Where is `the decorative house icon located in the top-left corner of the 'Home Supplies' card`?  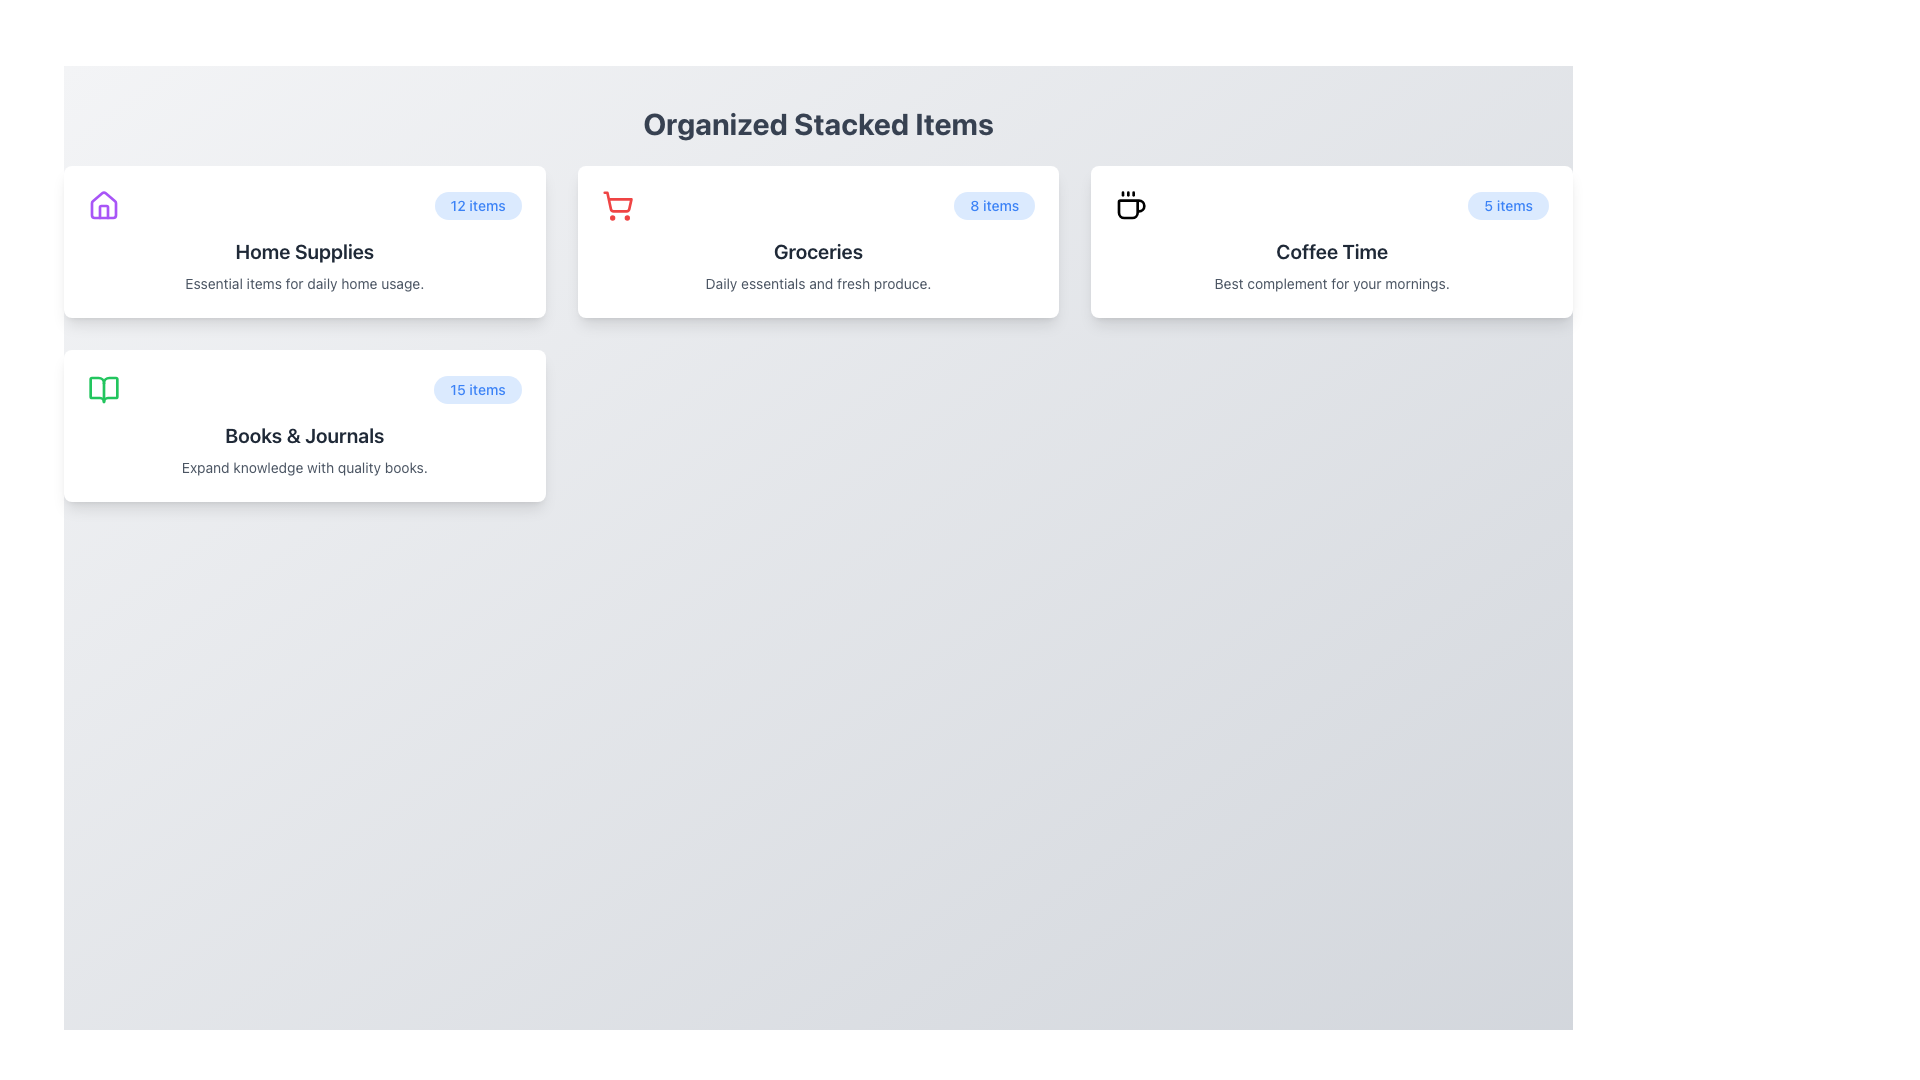
the decorative house icon located in the top-left corner of the 'Home Supplies' card is located at coordinates (103, 204).